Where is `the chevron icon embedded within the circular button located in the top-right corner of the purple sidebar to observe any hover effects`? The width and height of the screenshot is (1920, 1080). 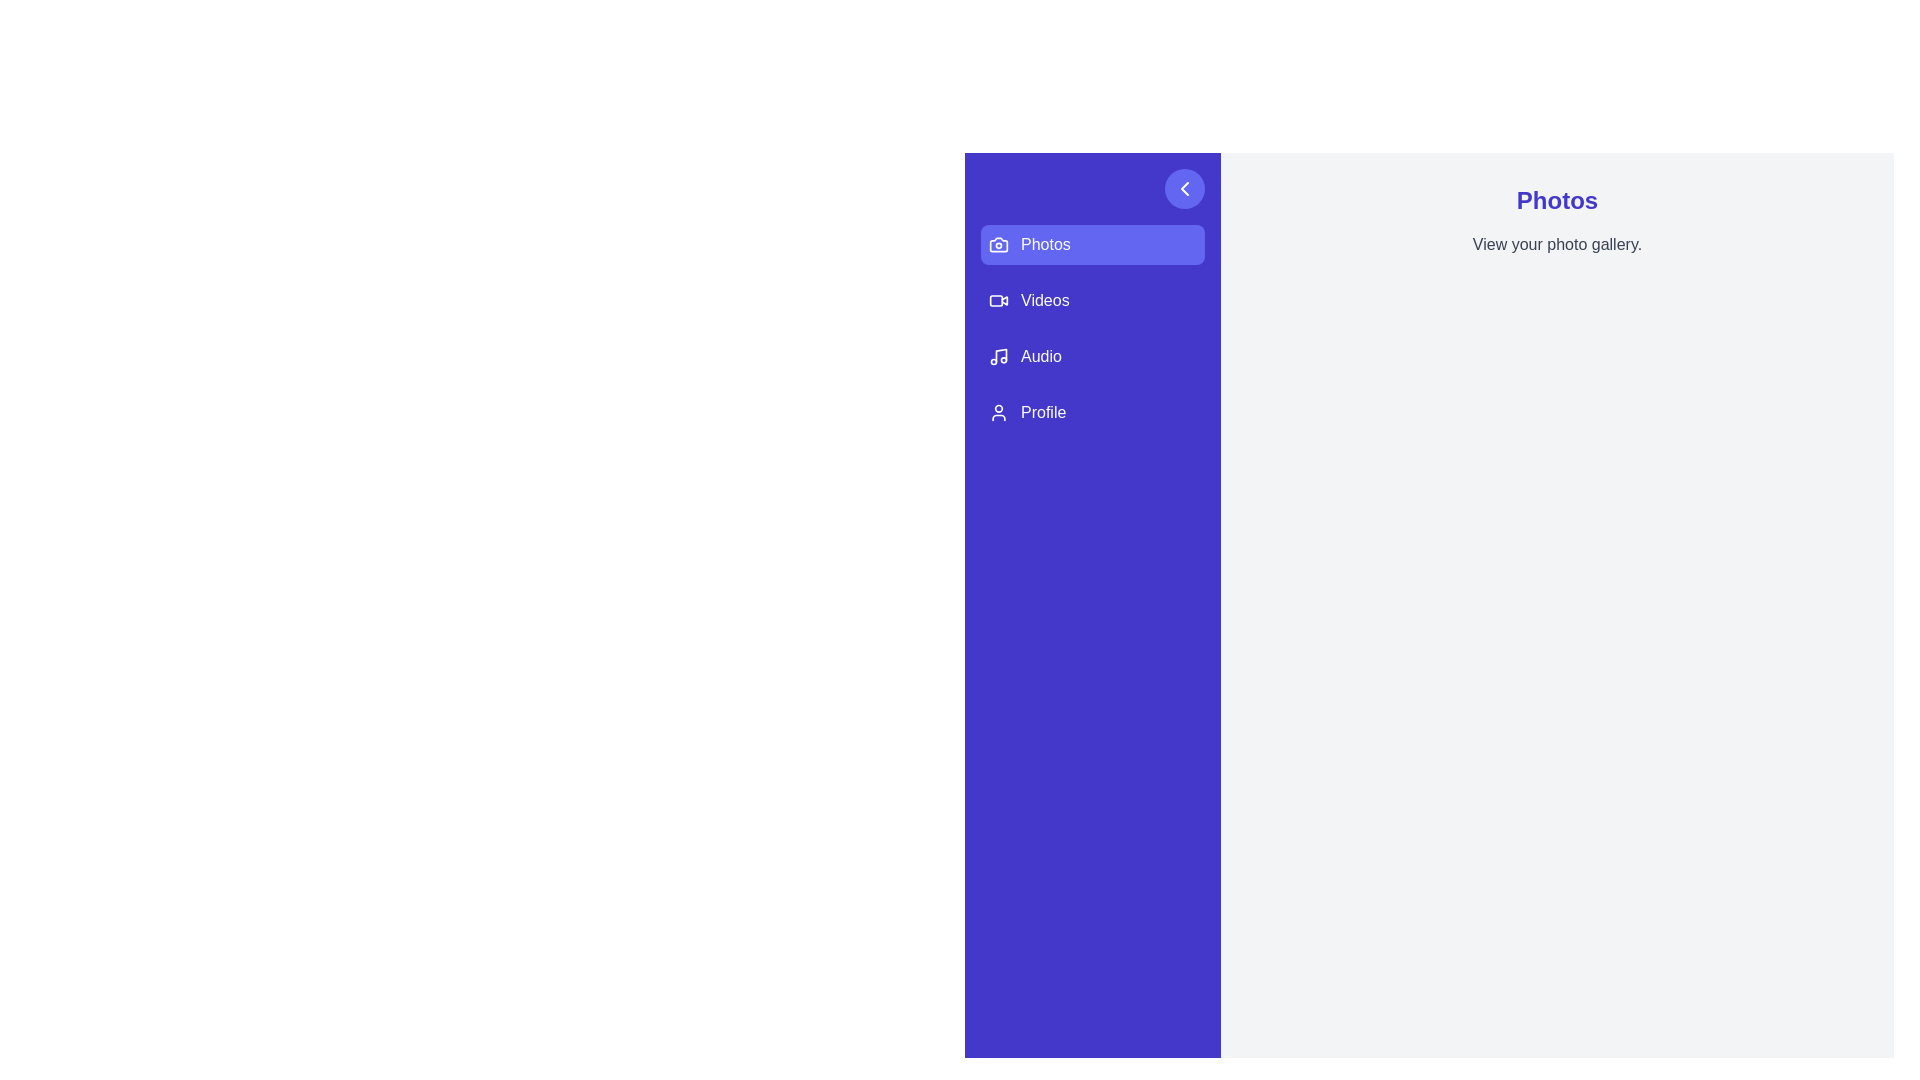 the chevron icon embedded within the circular button located in the top-right corner of the purple sidebar to observe any hover effects is located at coordinates (1185, 189).